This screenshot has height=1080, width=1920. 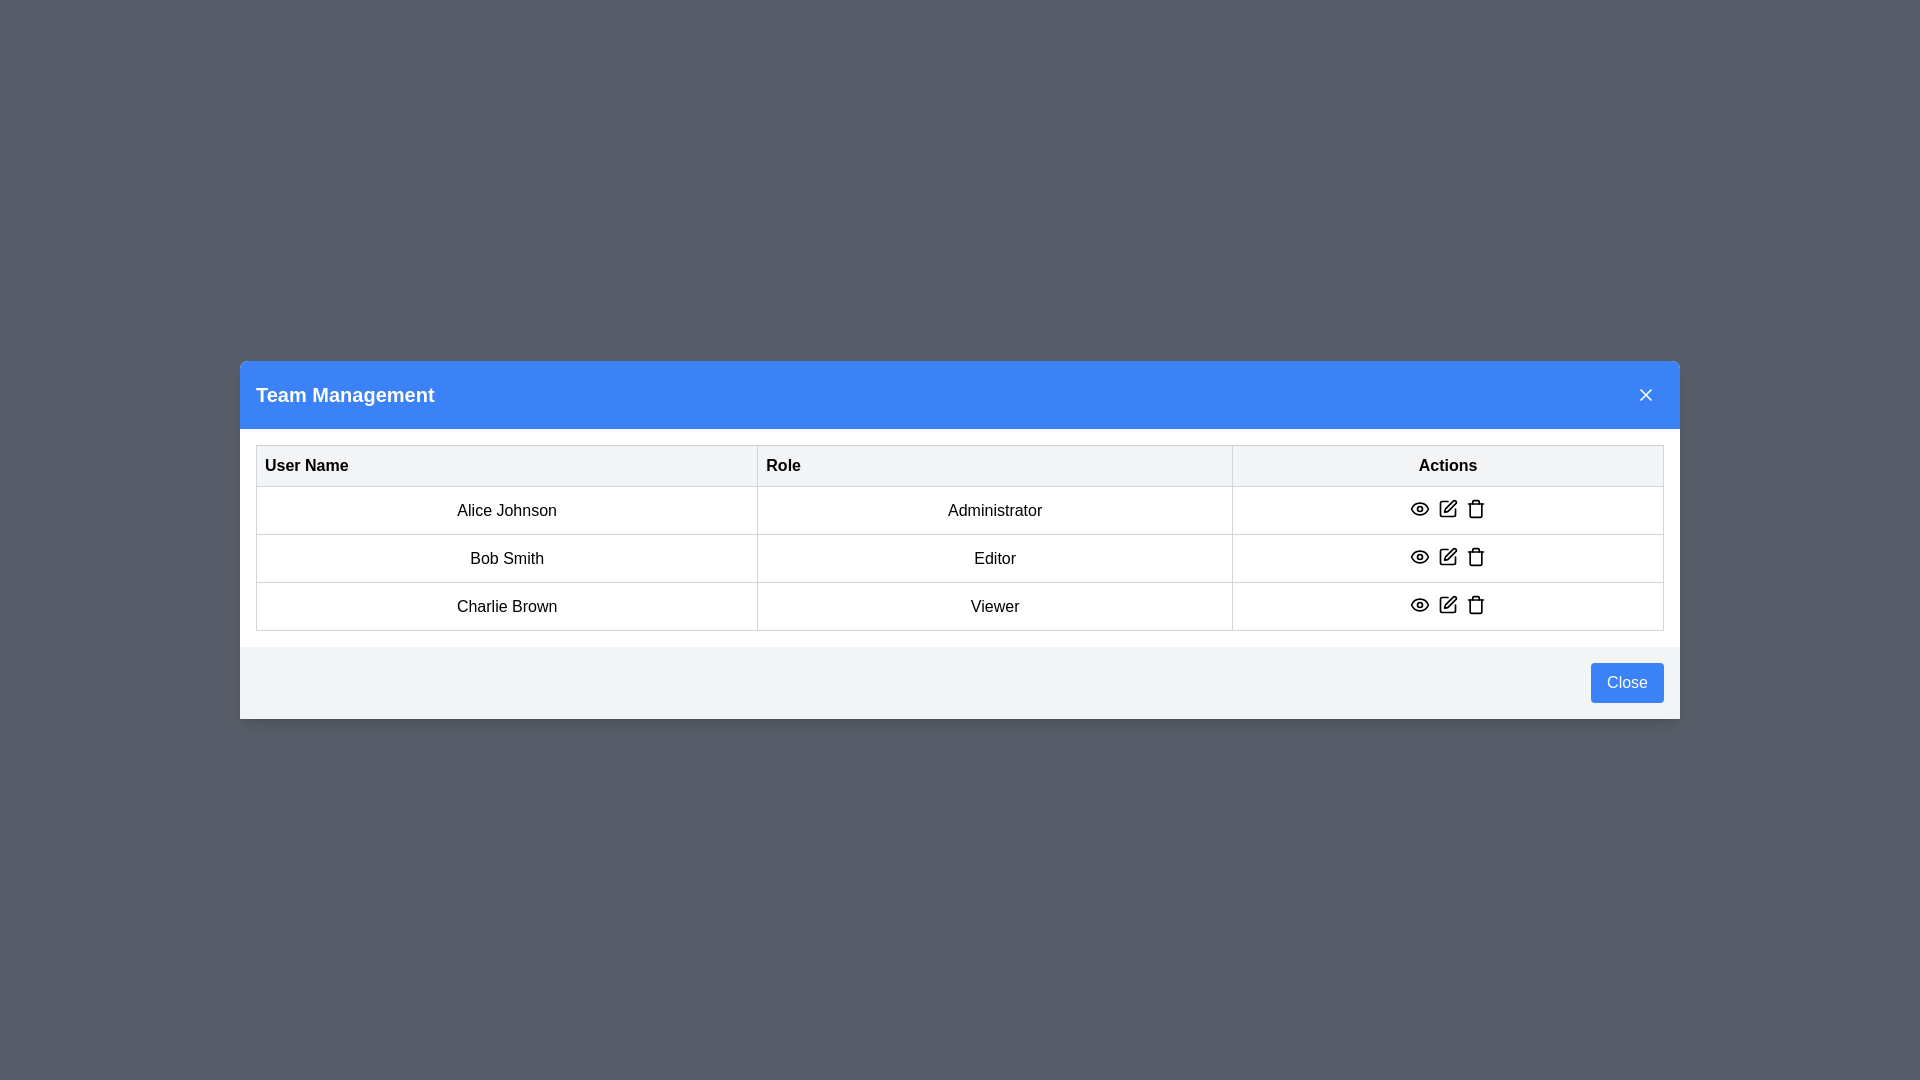 What do you see at coordinates (507, 558) in the screenshot?
I see `text content of the Label displaying the user's name, which shows 'Bob Smith' in a clear, bold font located in the second row under the 'User Name' column` at bounding box center [507, 558].